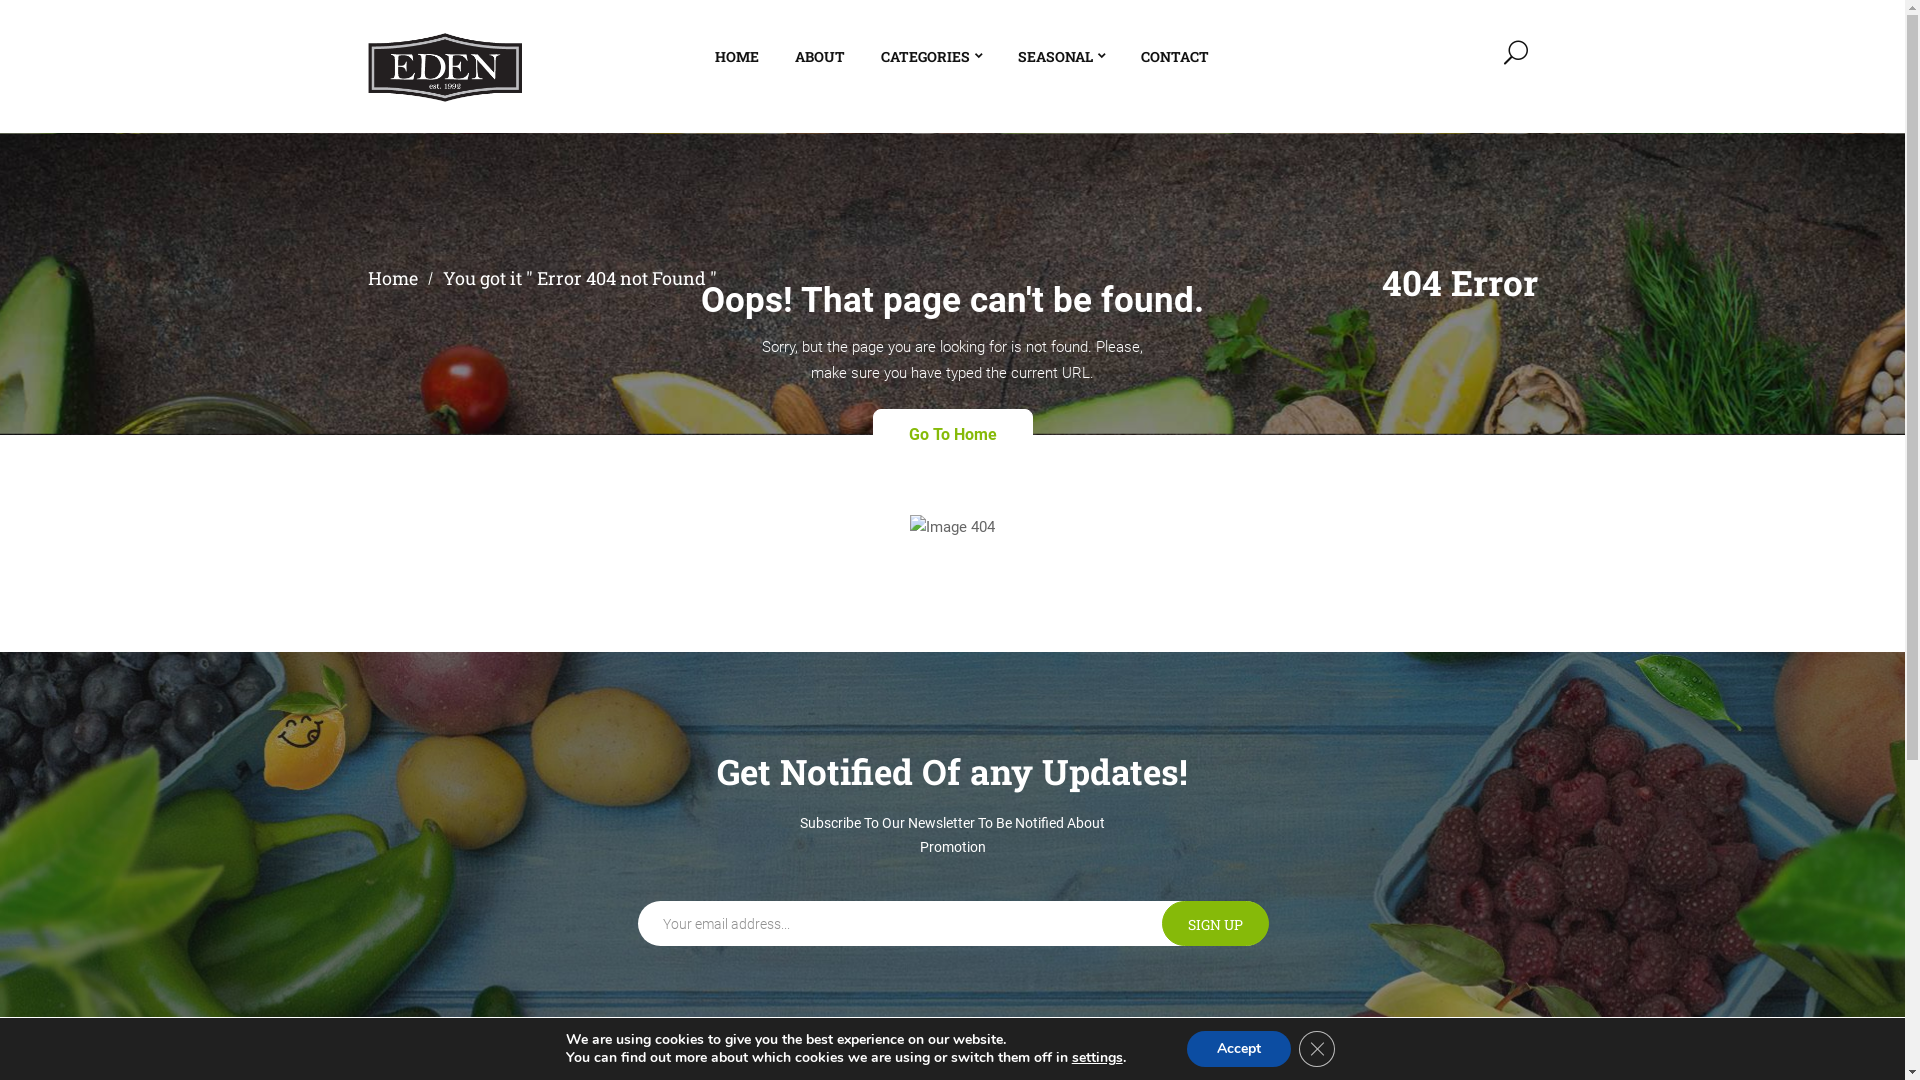 The image size is (1920, 1080). Describe the element at coordinates (792, 56) in the screenshot. I see `'ABOUT'` at that location.